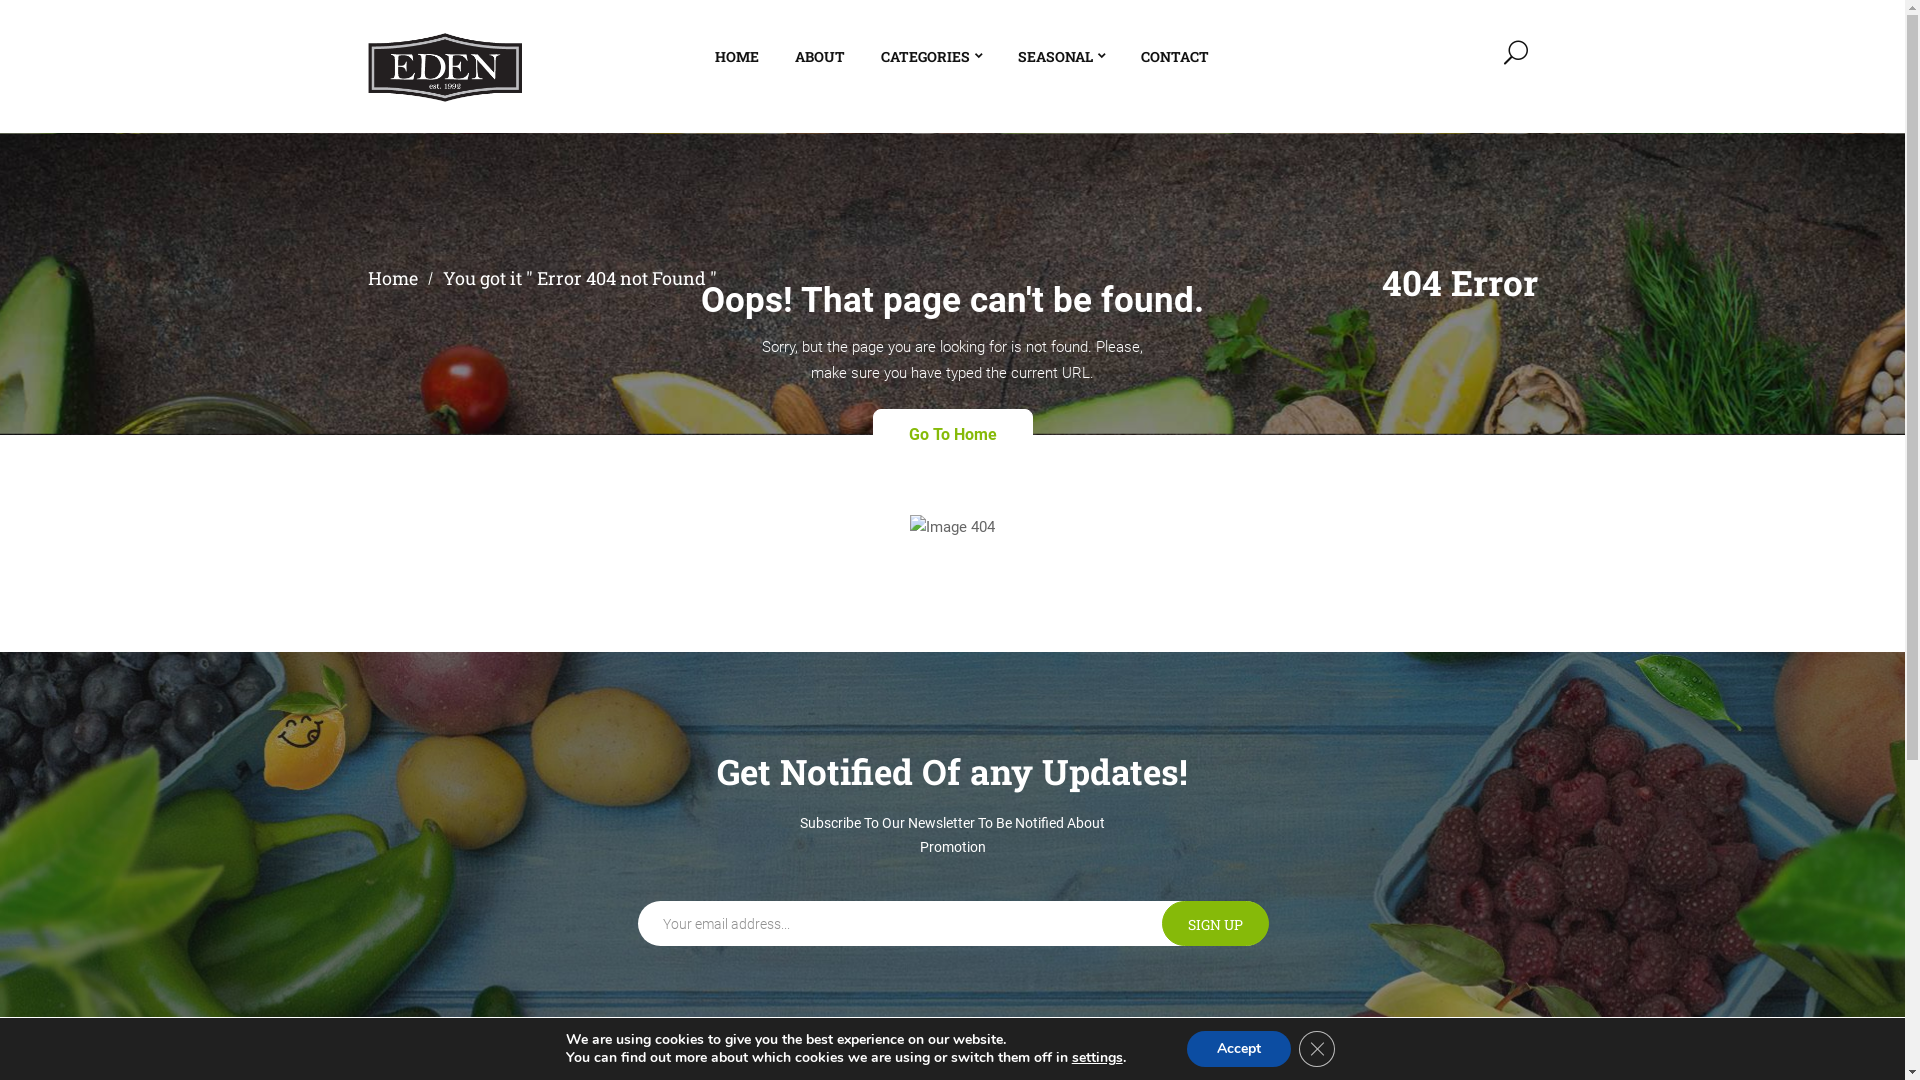 The image size is (1920, 1080). Describe the element at coordinates (792, 56) in the screenshot. I see `'ABOUT'` at that location.